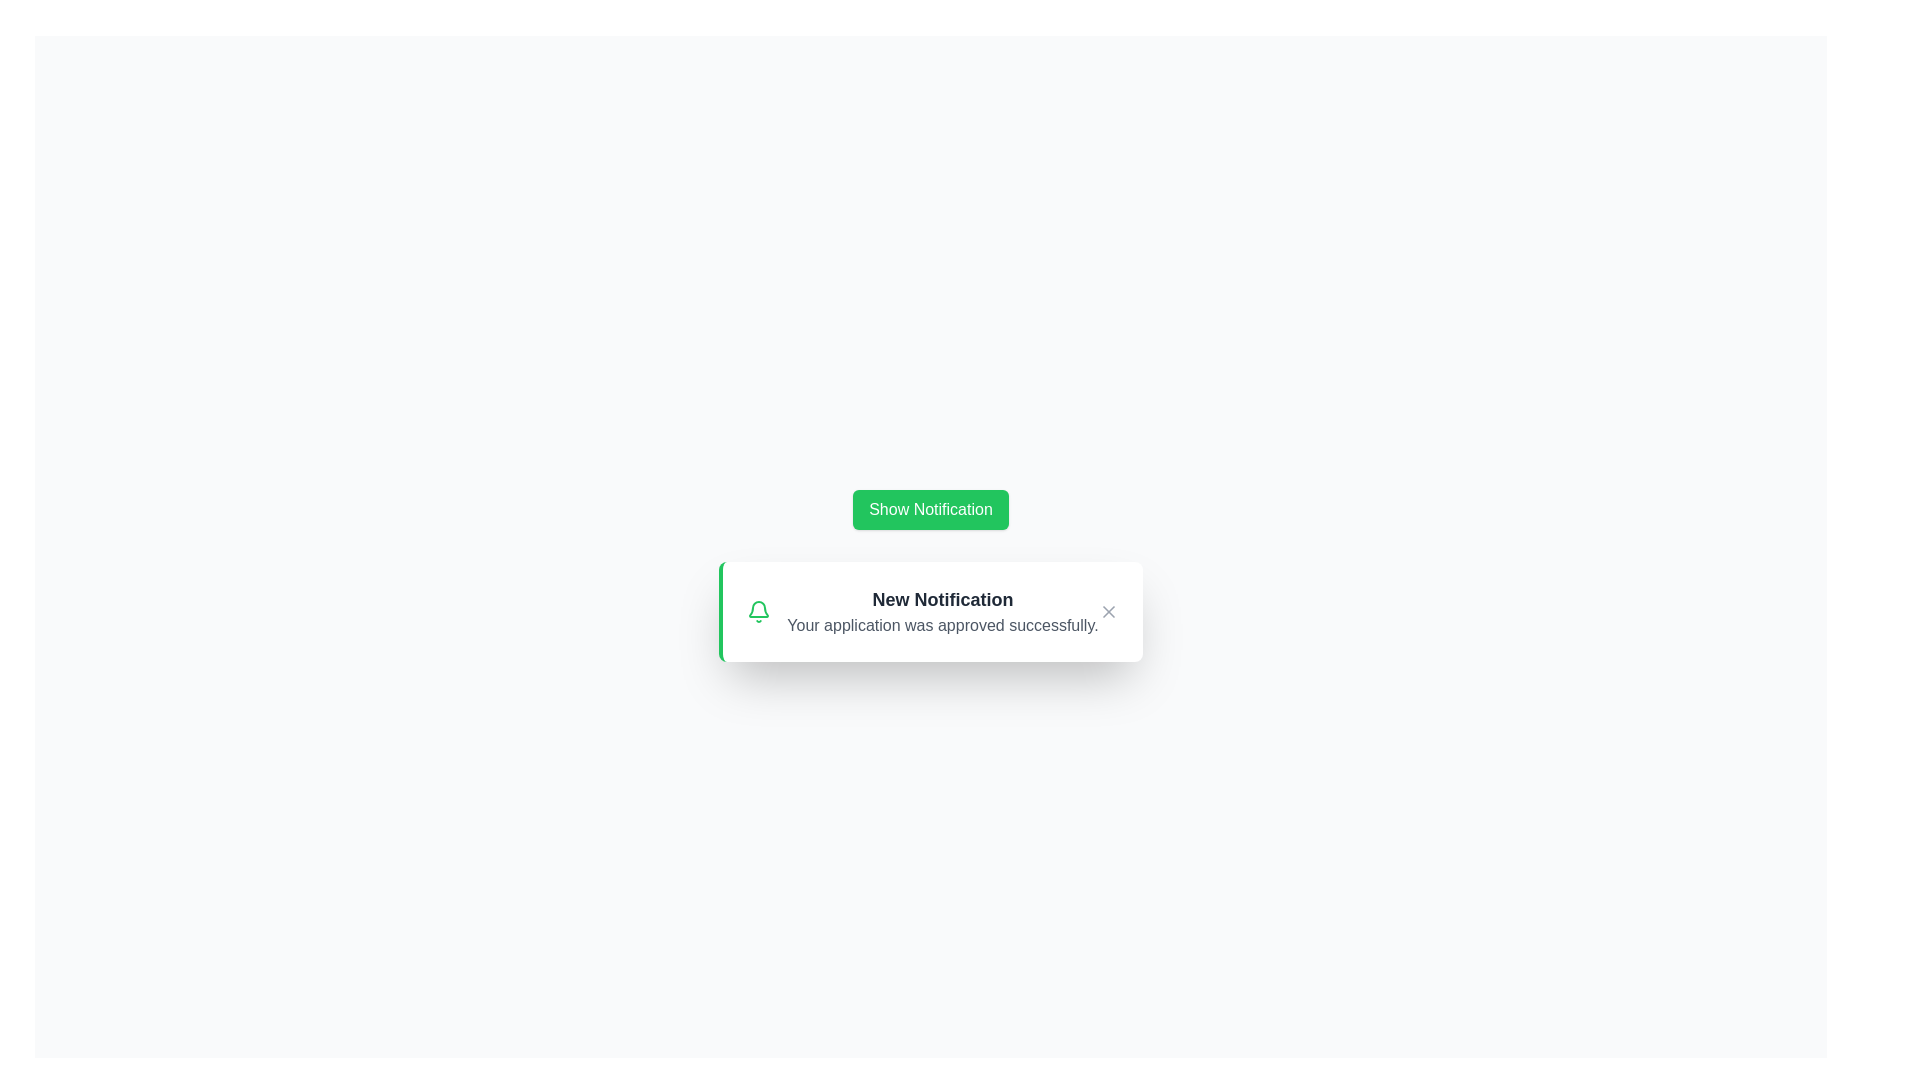 This screenshot has height=1080, width=1920. Describe the element at coordinates (941, 599) in the screenshot. I see `text from the title or header of the notification card, which is located at the top center of the card above the message 'Your application was approved successfully.'` at that location.